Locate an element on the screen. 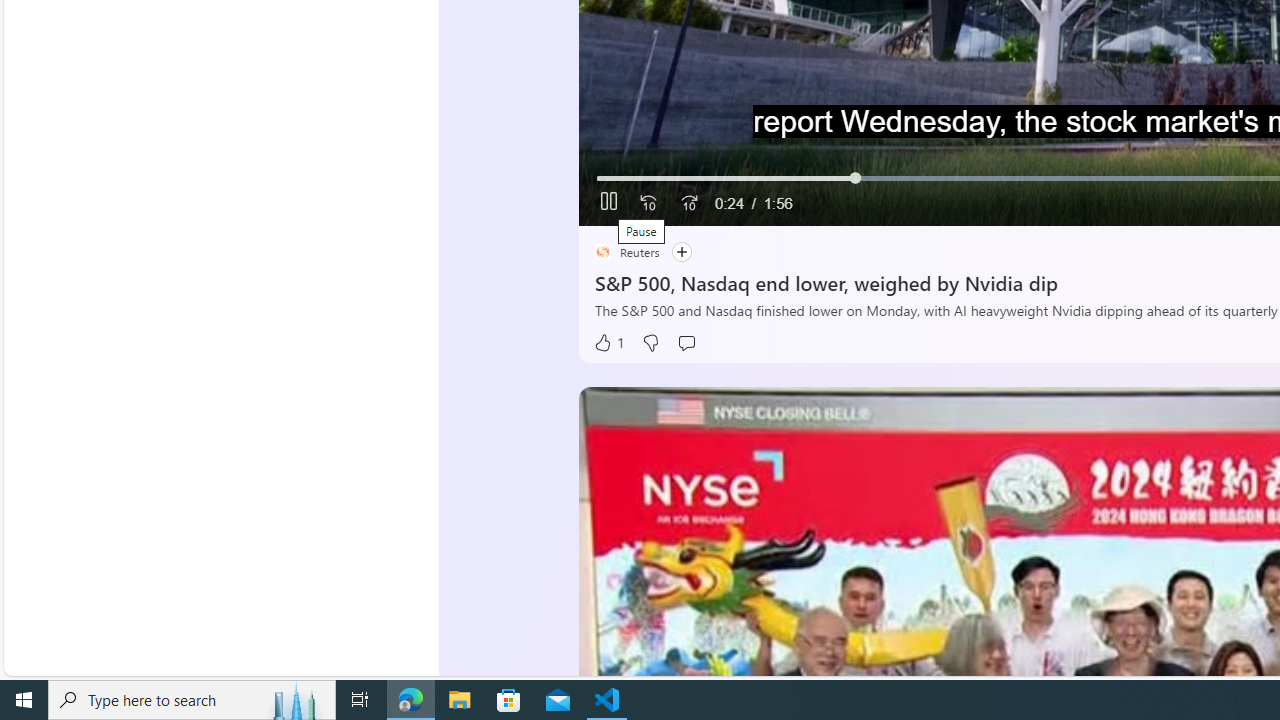 This screenshot has width=1280, height=720. 'Seek Forward' is located at coordinates (688, 203).